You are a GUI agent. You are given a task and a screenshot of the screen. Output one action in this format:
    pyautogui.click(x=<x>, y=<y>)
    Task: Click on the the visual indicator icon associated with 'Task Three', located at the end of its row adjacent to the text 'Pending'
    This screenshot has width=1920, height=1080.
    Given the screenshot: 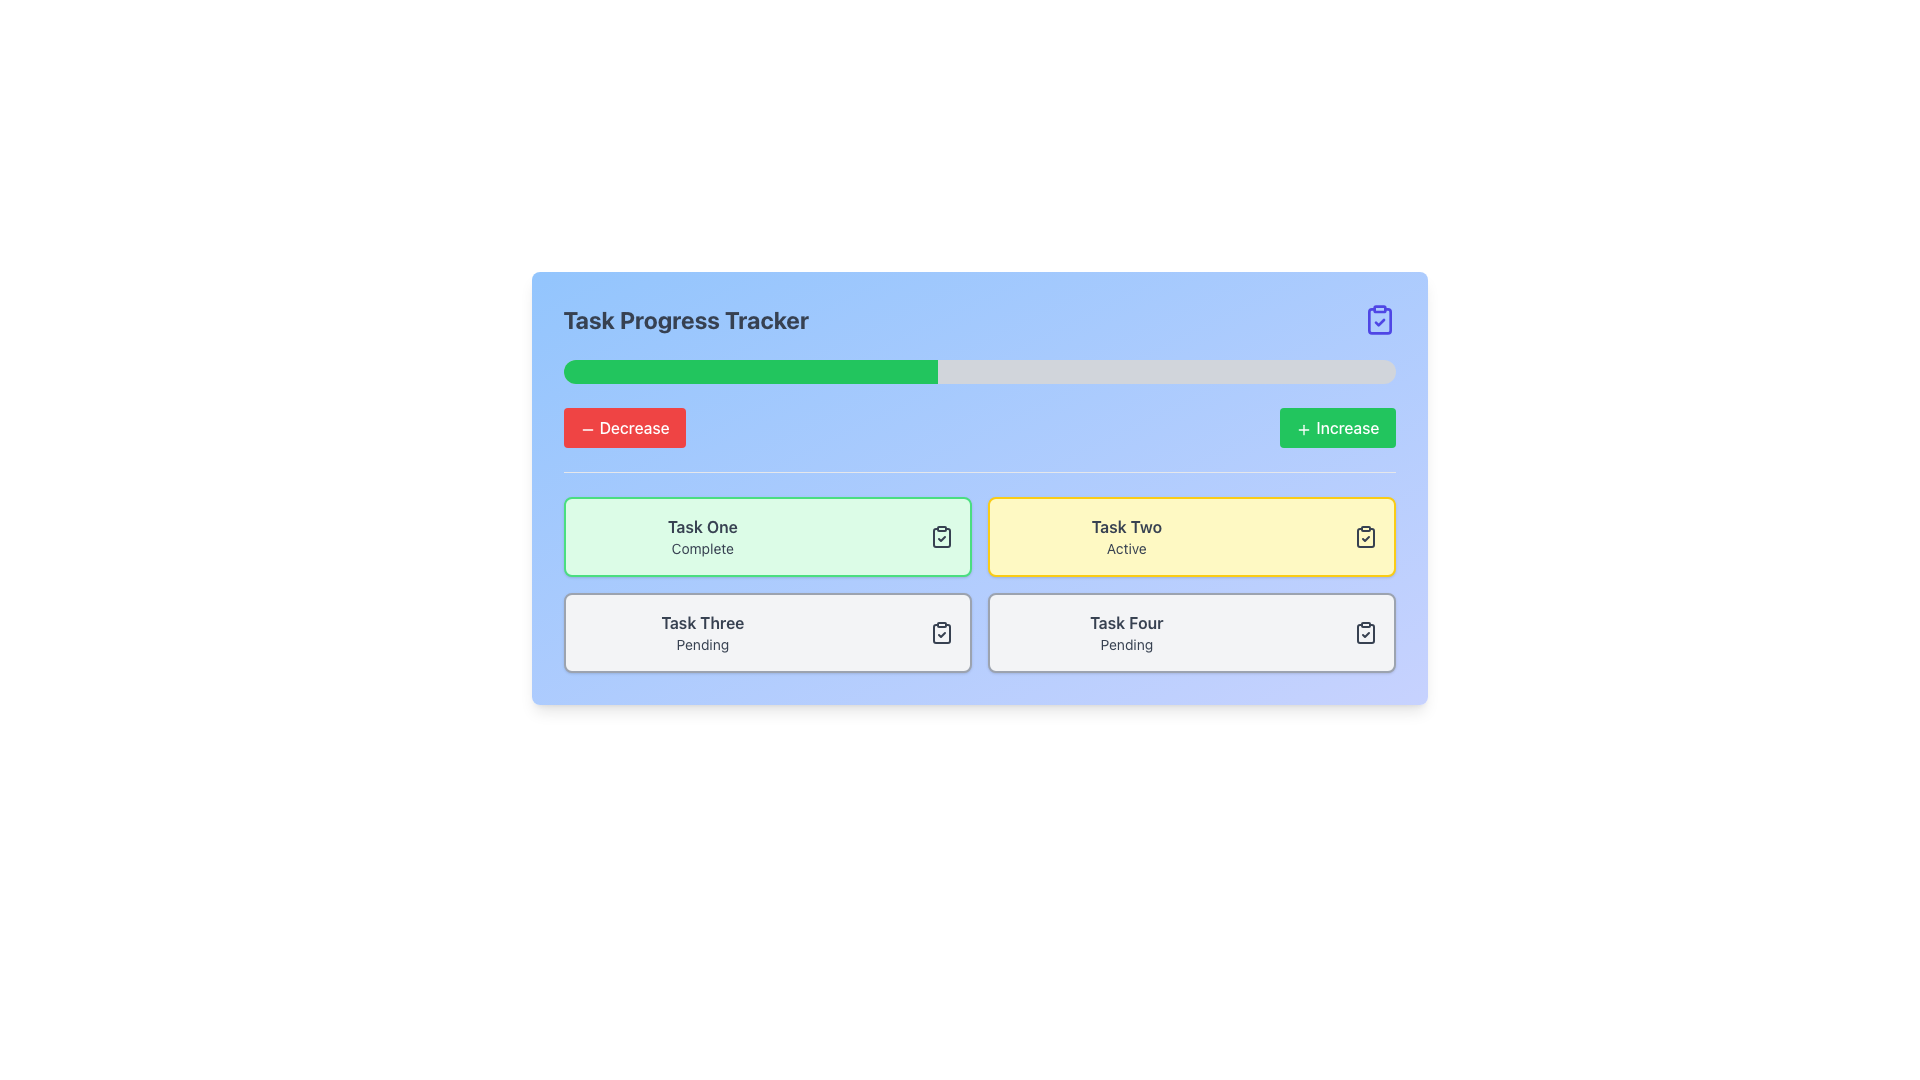 What is the action you would take?
    pyautogui.click(x=940, y=632)
    